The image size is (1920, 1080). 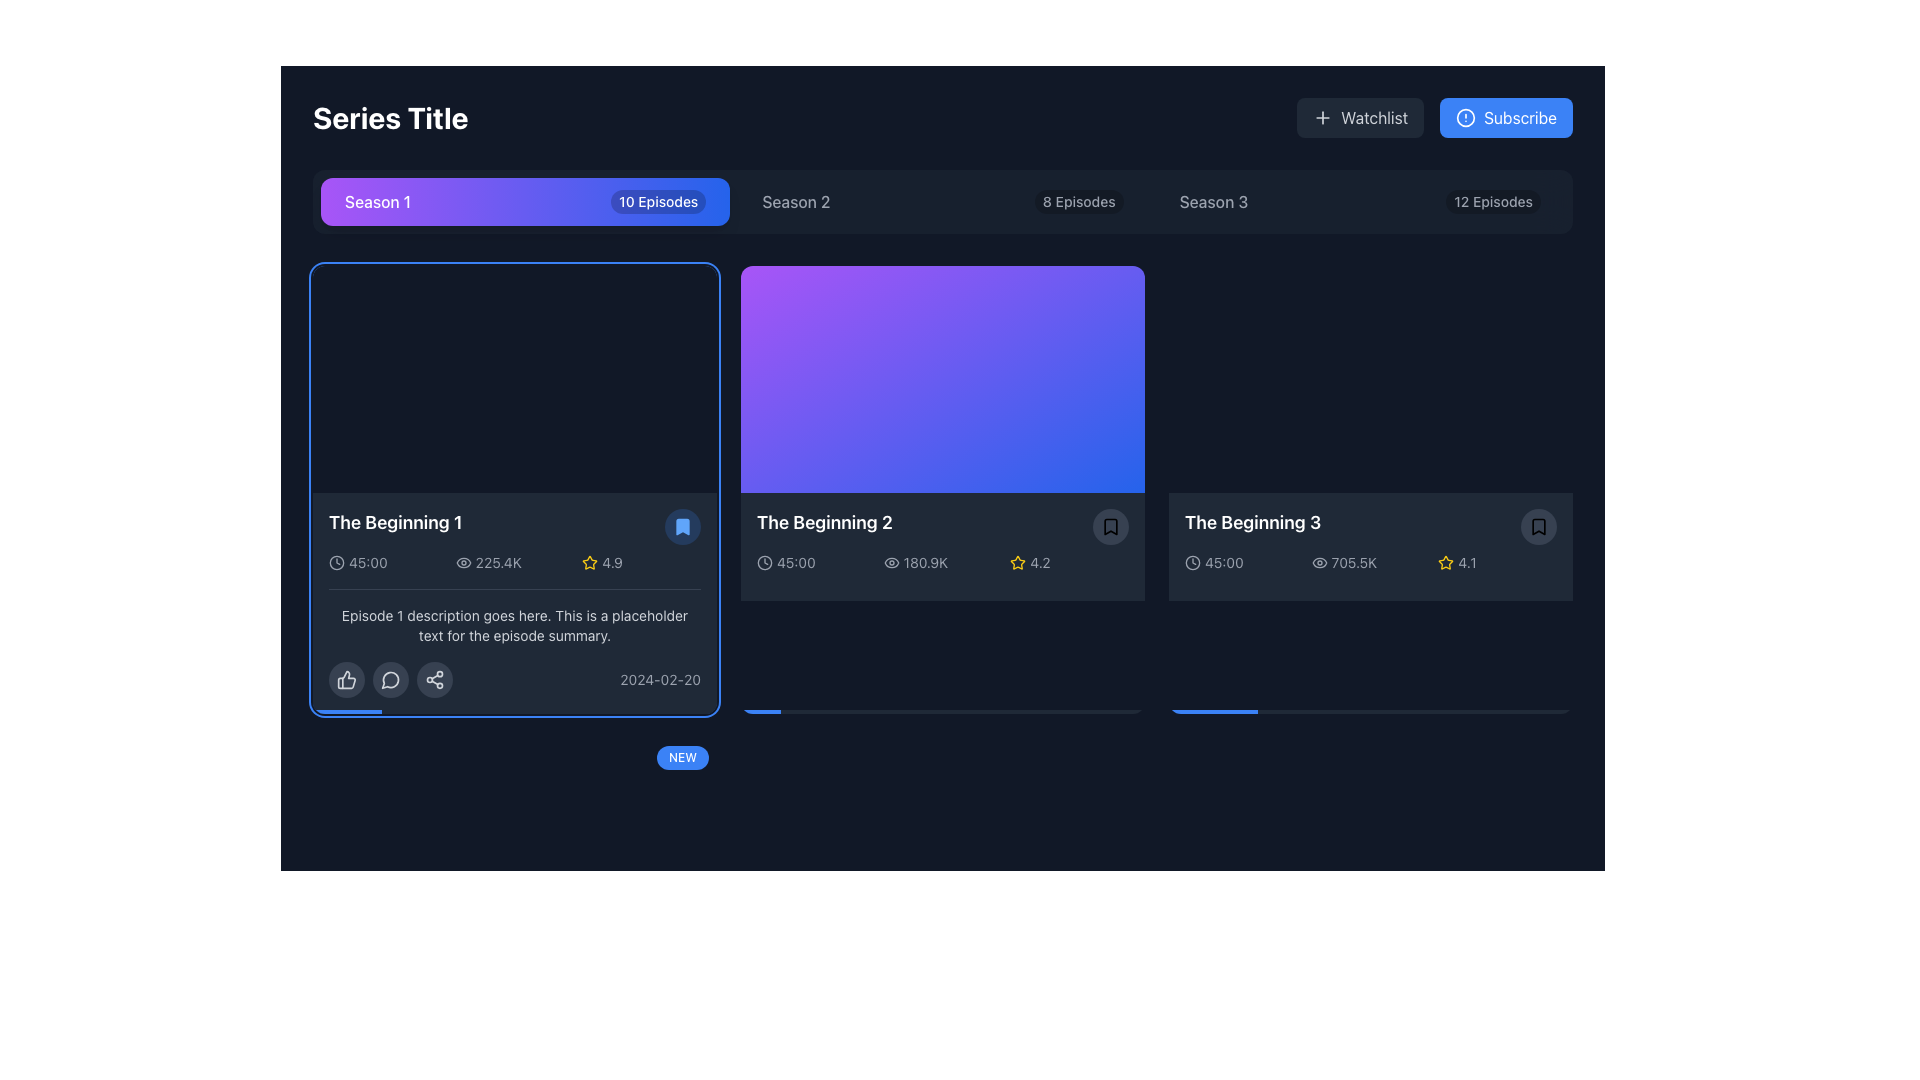 I want to click on the eye-shaped icon located to the left of '705.5K' in the lower section of the card for 'The Beginning 3', so click(x=1319, y=563).